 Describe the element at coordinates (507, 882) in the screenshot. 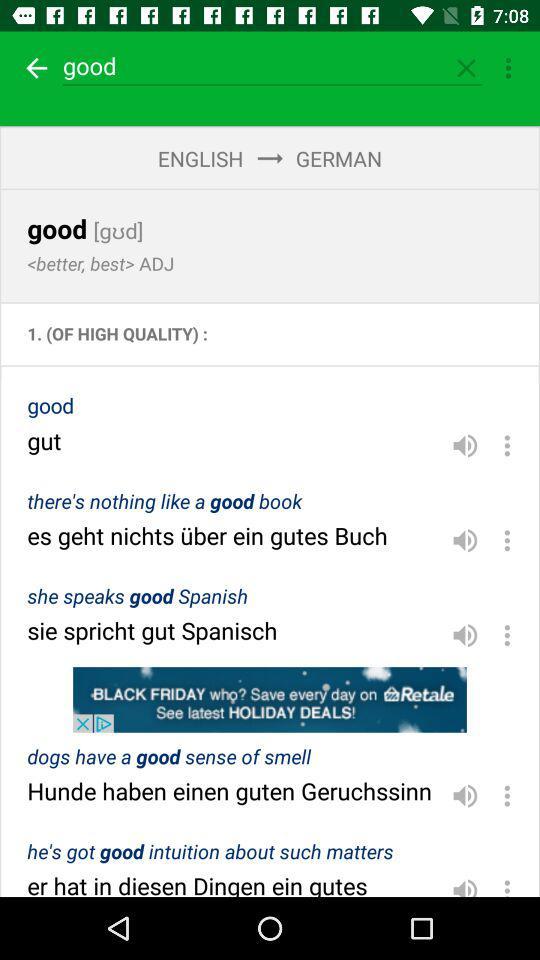

I see `click three dots` at that location.